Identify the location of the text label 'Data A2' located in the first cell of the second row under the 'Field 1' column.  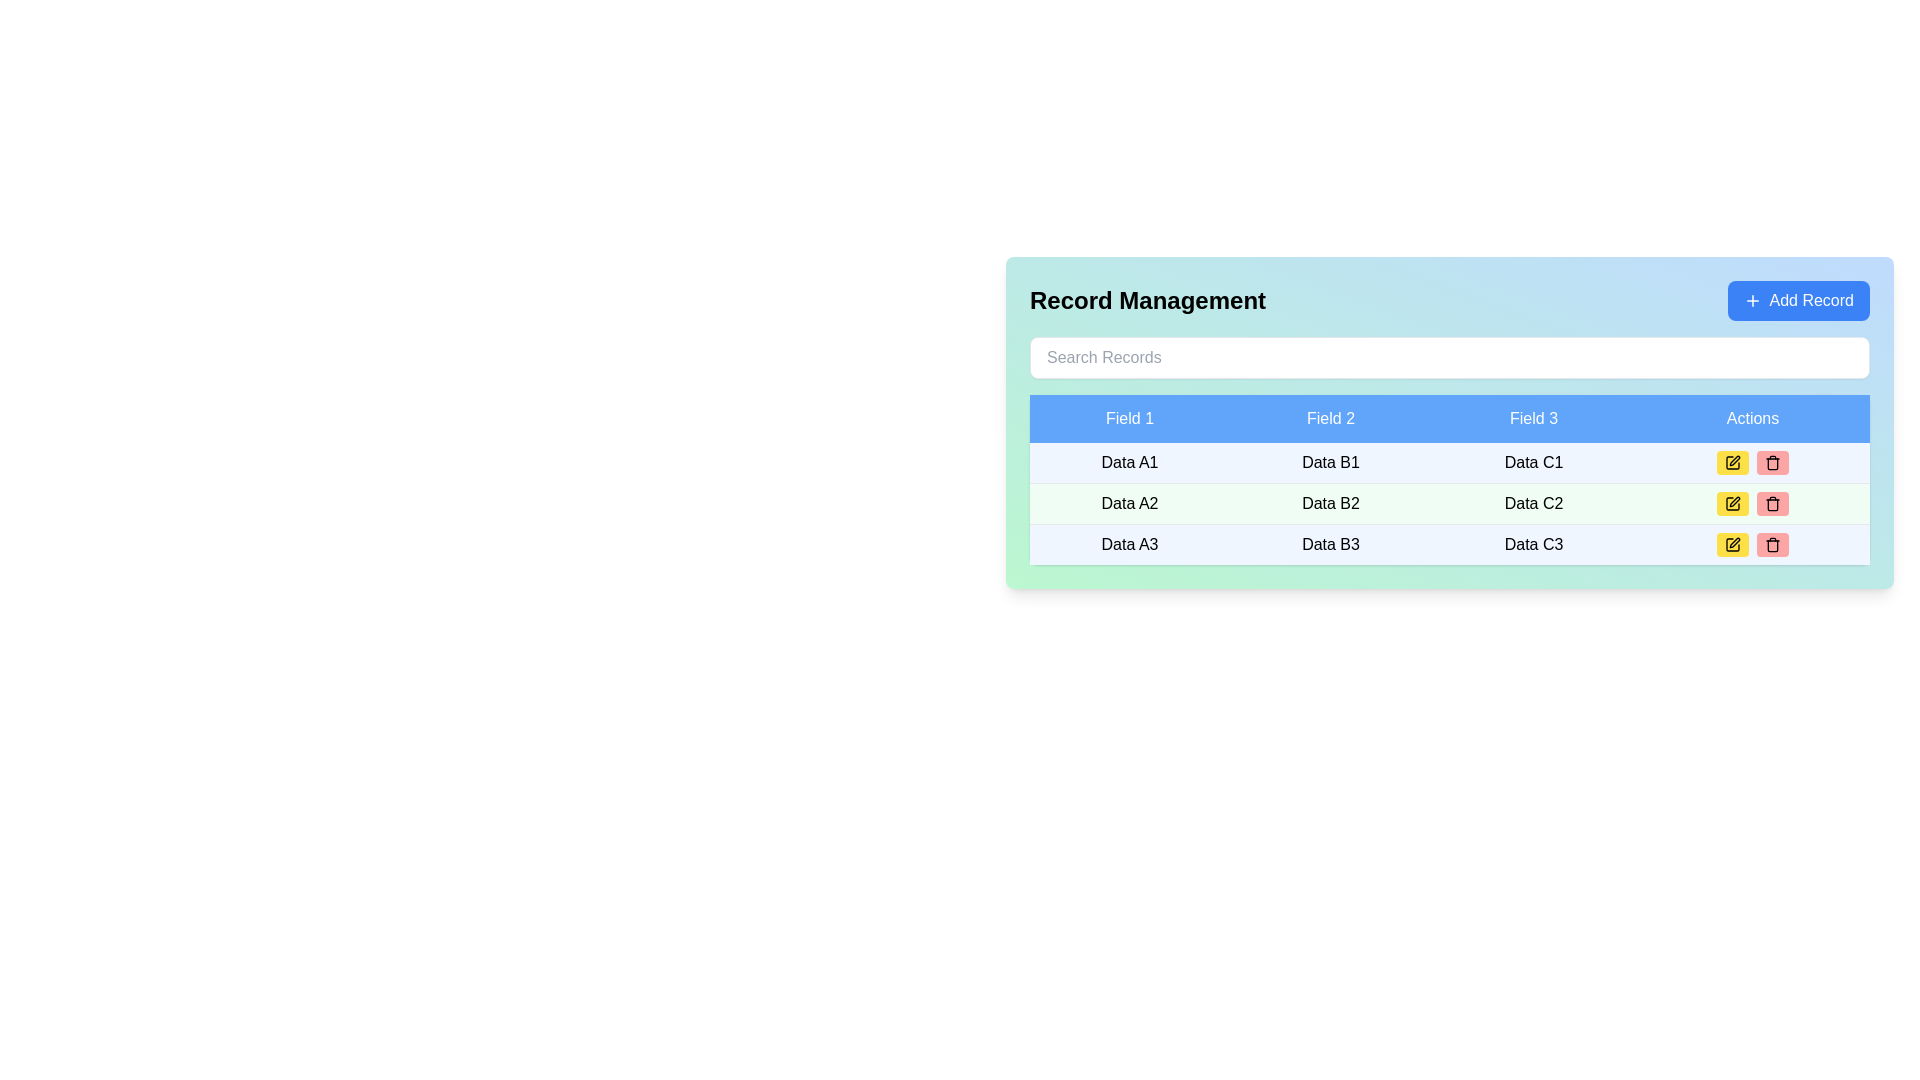
(1130, 503).